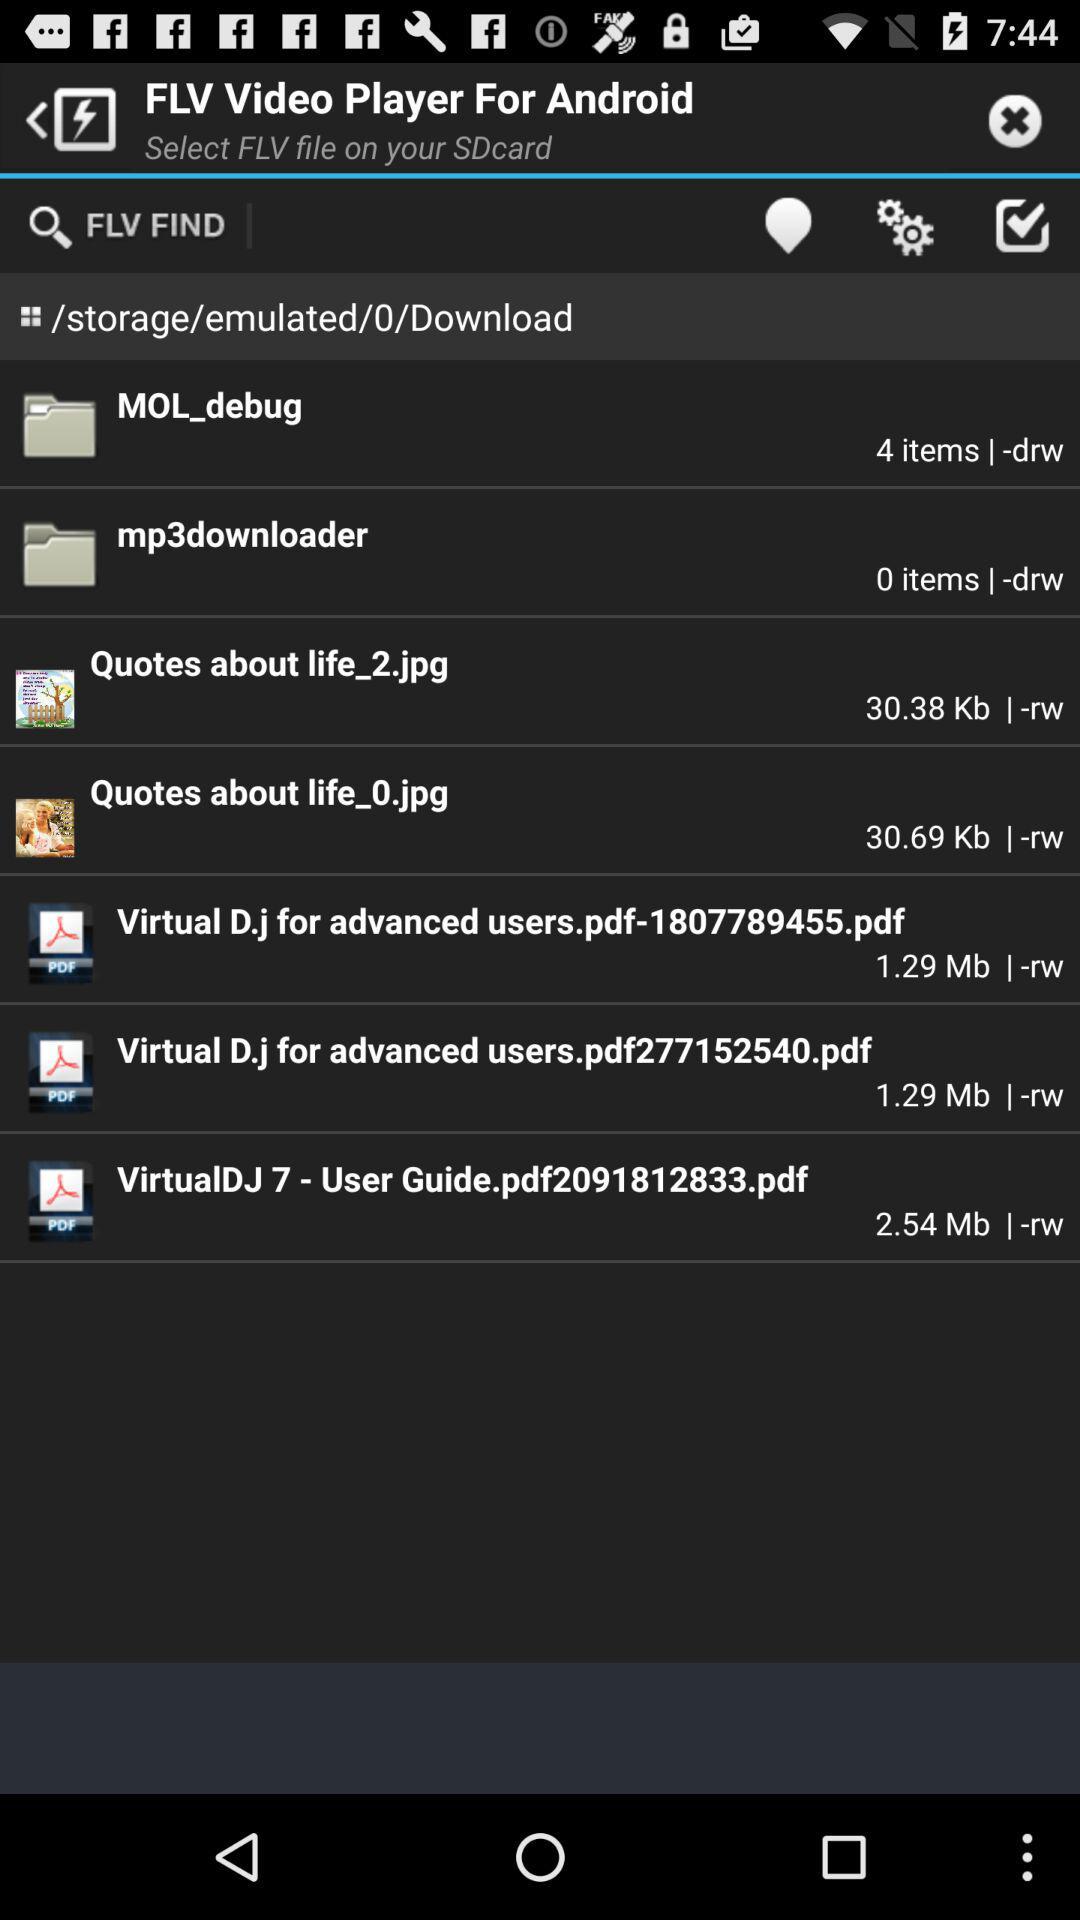  What do you see at coordinates (64, 116) in the screenshot?
I see `app next to the flv video player item` at bounding box center [64, 116].